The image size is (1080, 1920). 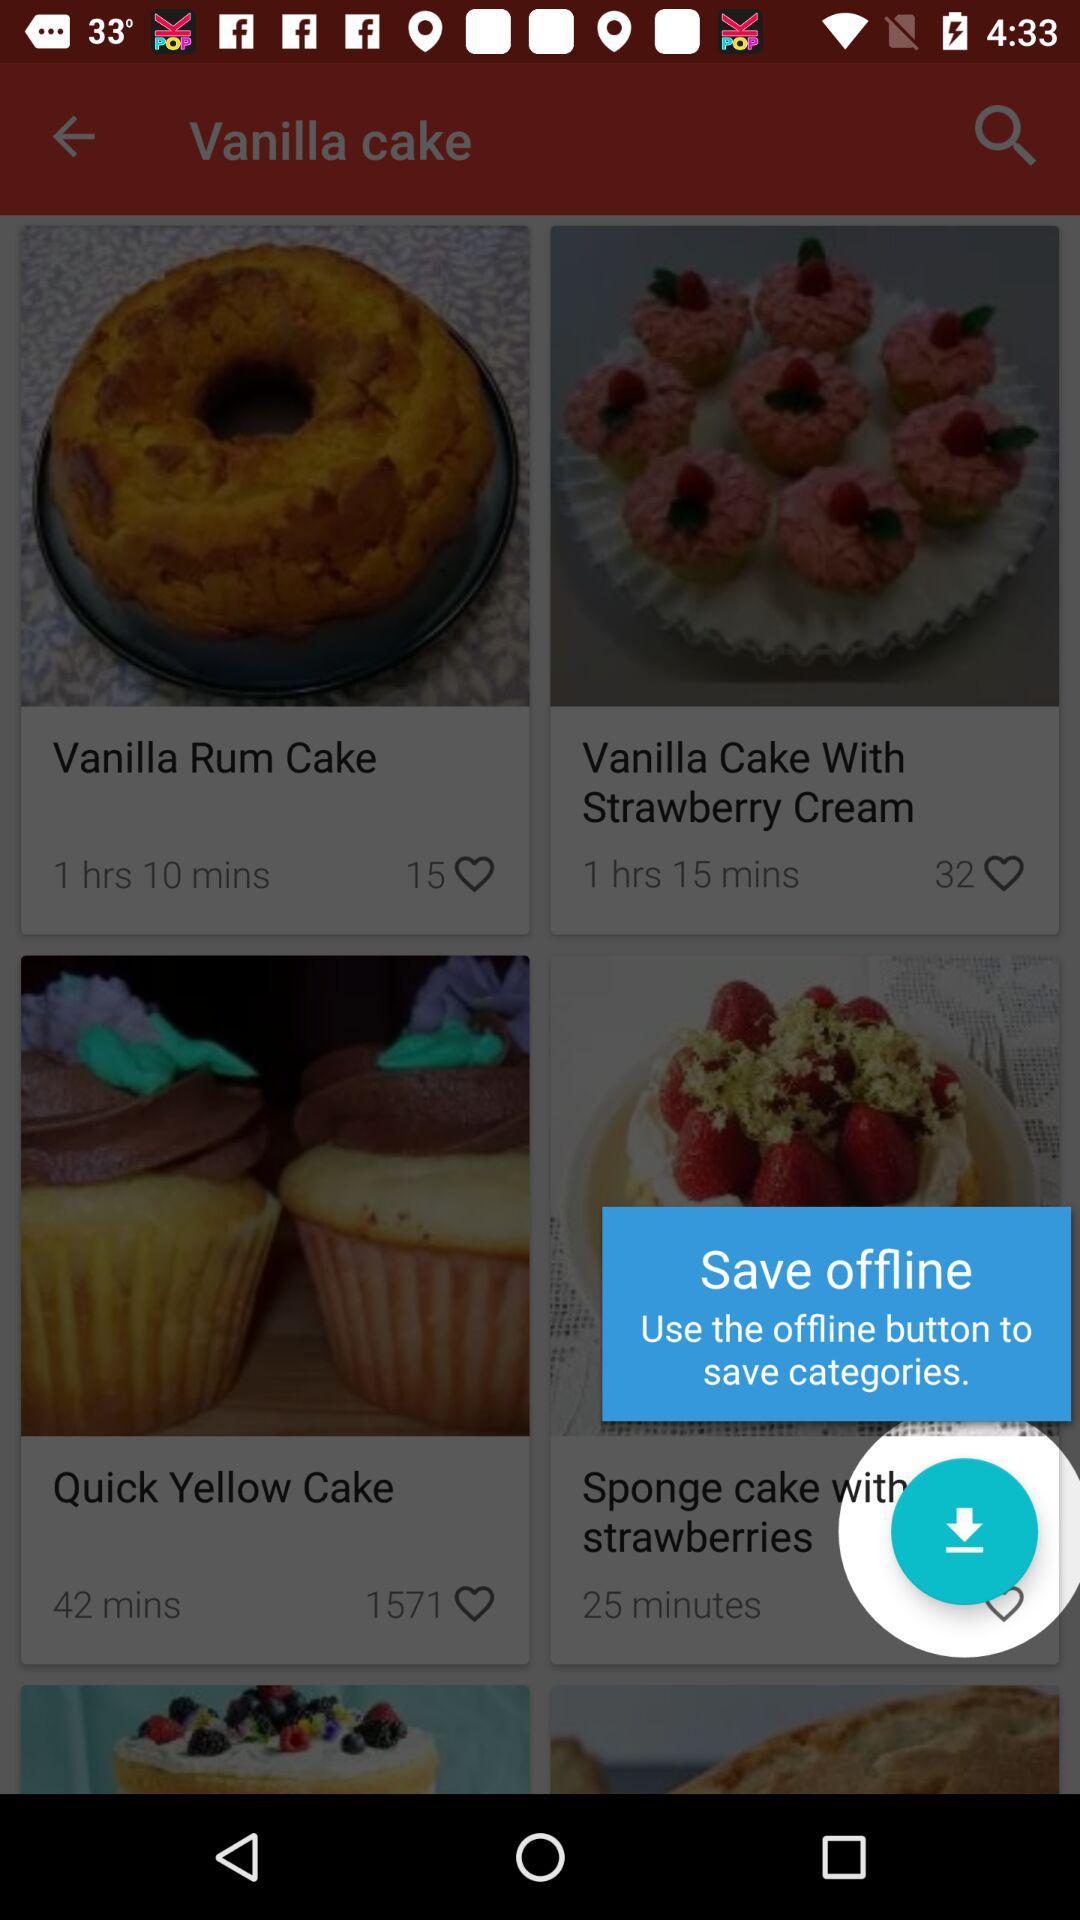 What do you see at coordinates (1006, 135) in the screenshot?
I see `the item next to the vanilla cake icon` at bounding box center [1006, 135].